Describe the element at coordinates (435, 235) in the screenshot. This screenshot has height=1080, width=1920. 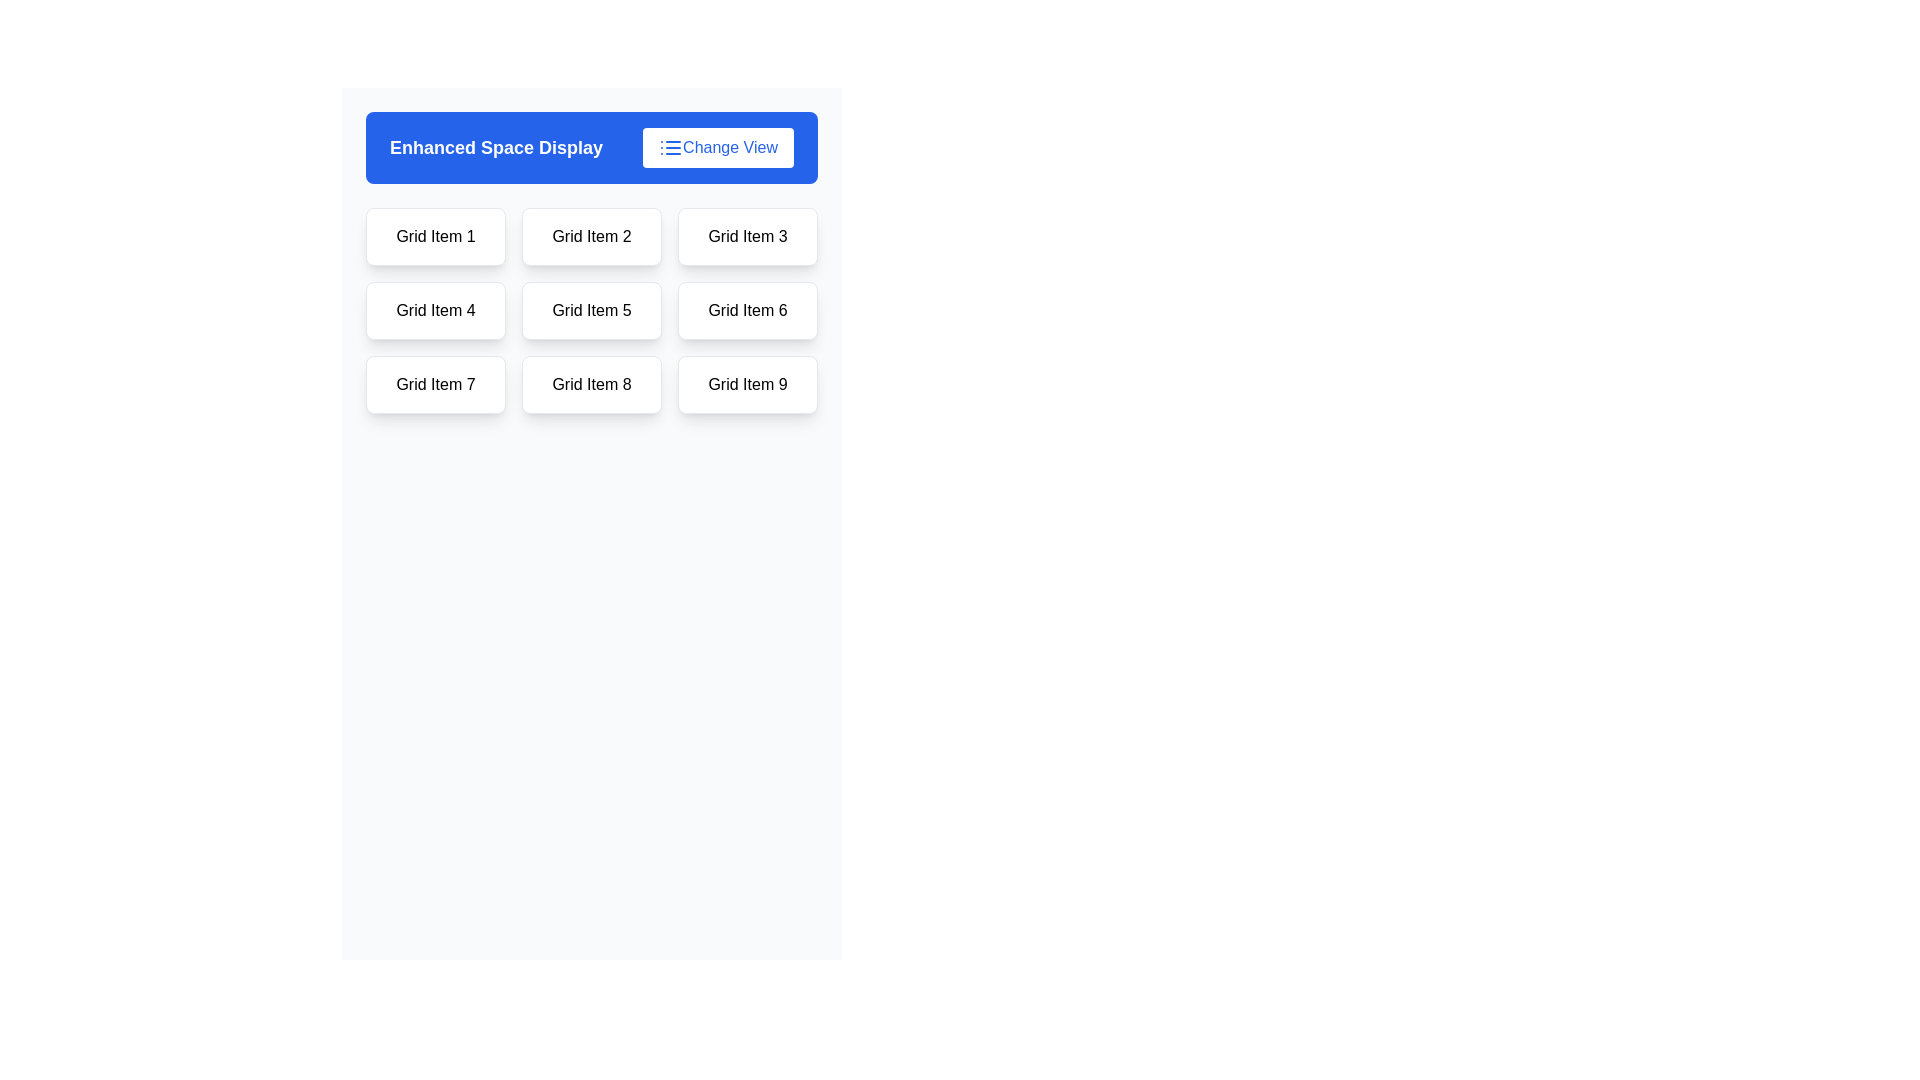
I see `the Card or Grid Item titled 'Grid Item 1' located in the top-left corner of the grid` at that location.